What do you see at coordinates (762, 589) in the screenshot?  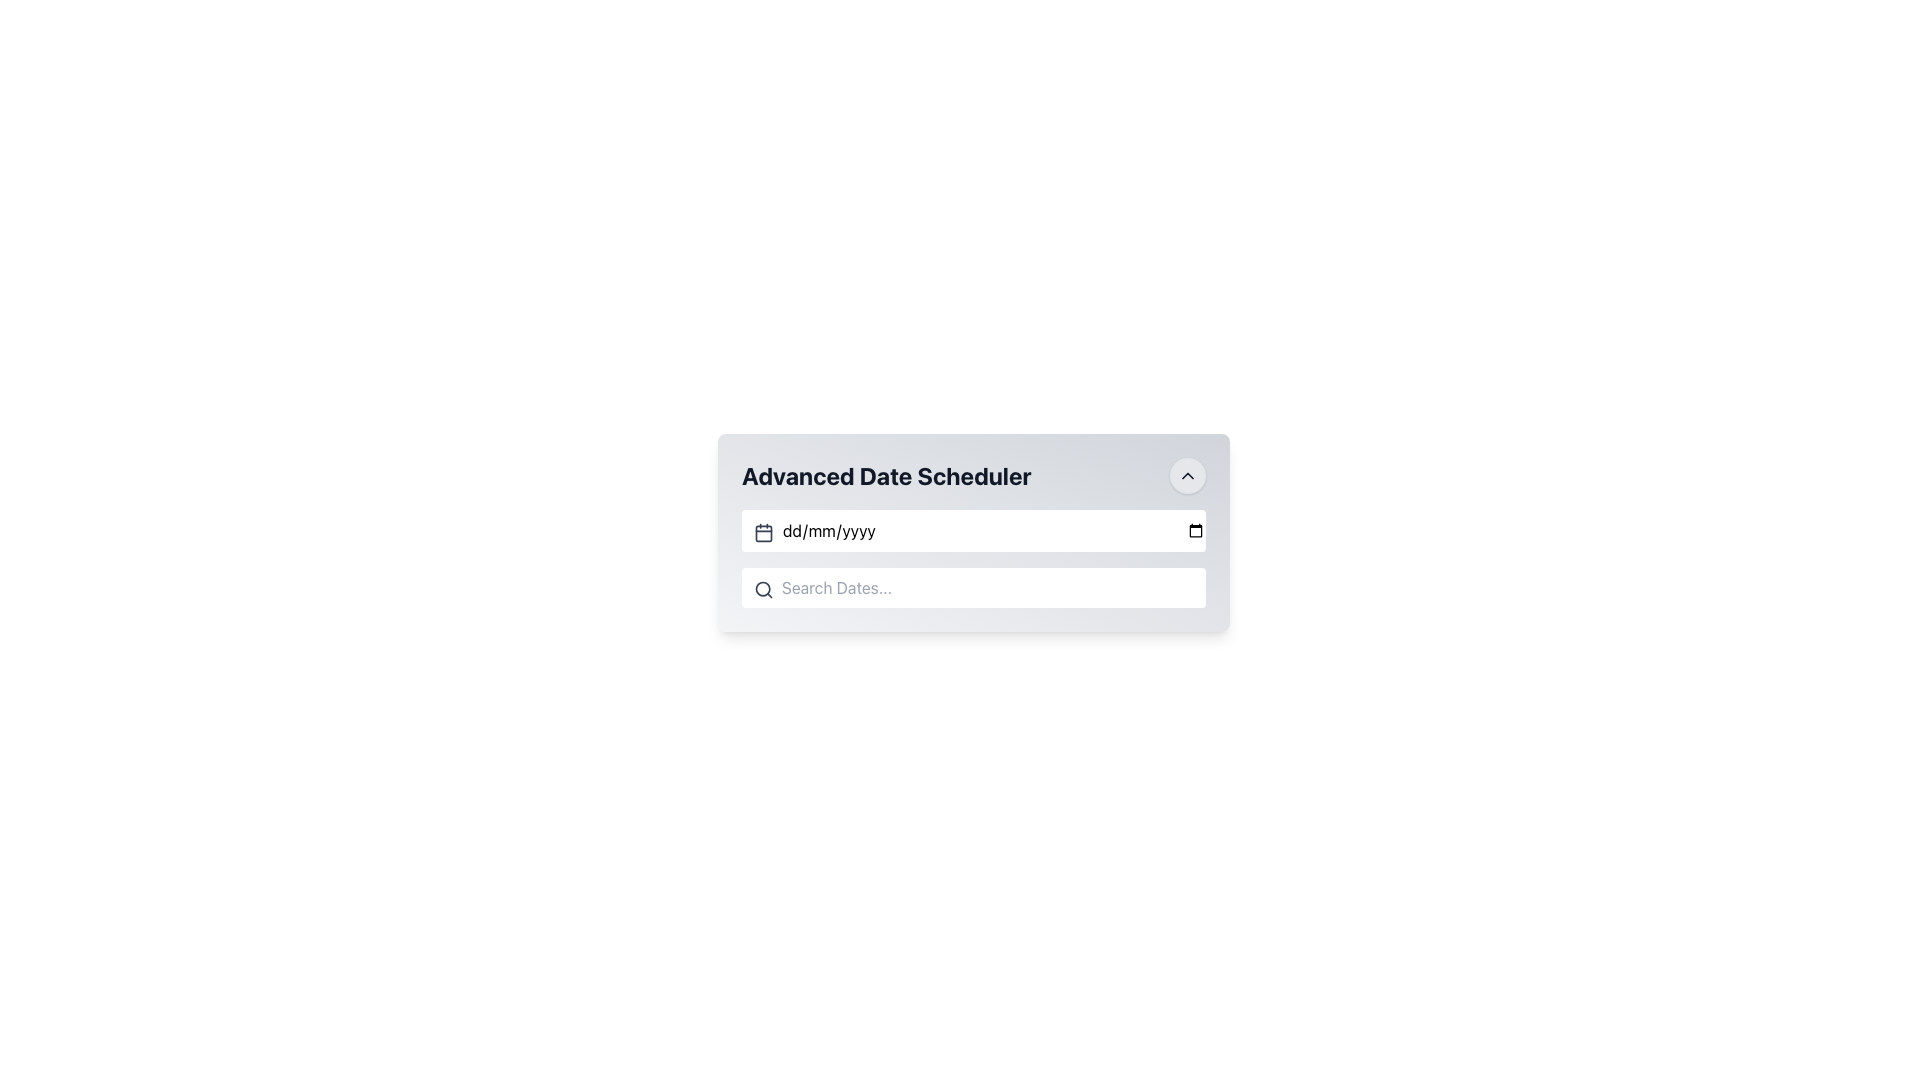 I see `the Search Icon, which is visually represented as a magnifying glass and located inside the text input field to the left of the placeholder text 'Search Dates...' in the 'Advanced Date Scheduler' interface` at bounding box center [762, 589].